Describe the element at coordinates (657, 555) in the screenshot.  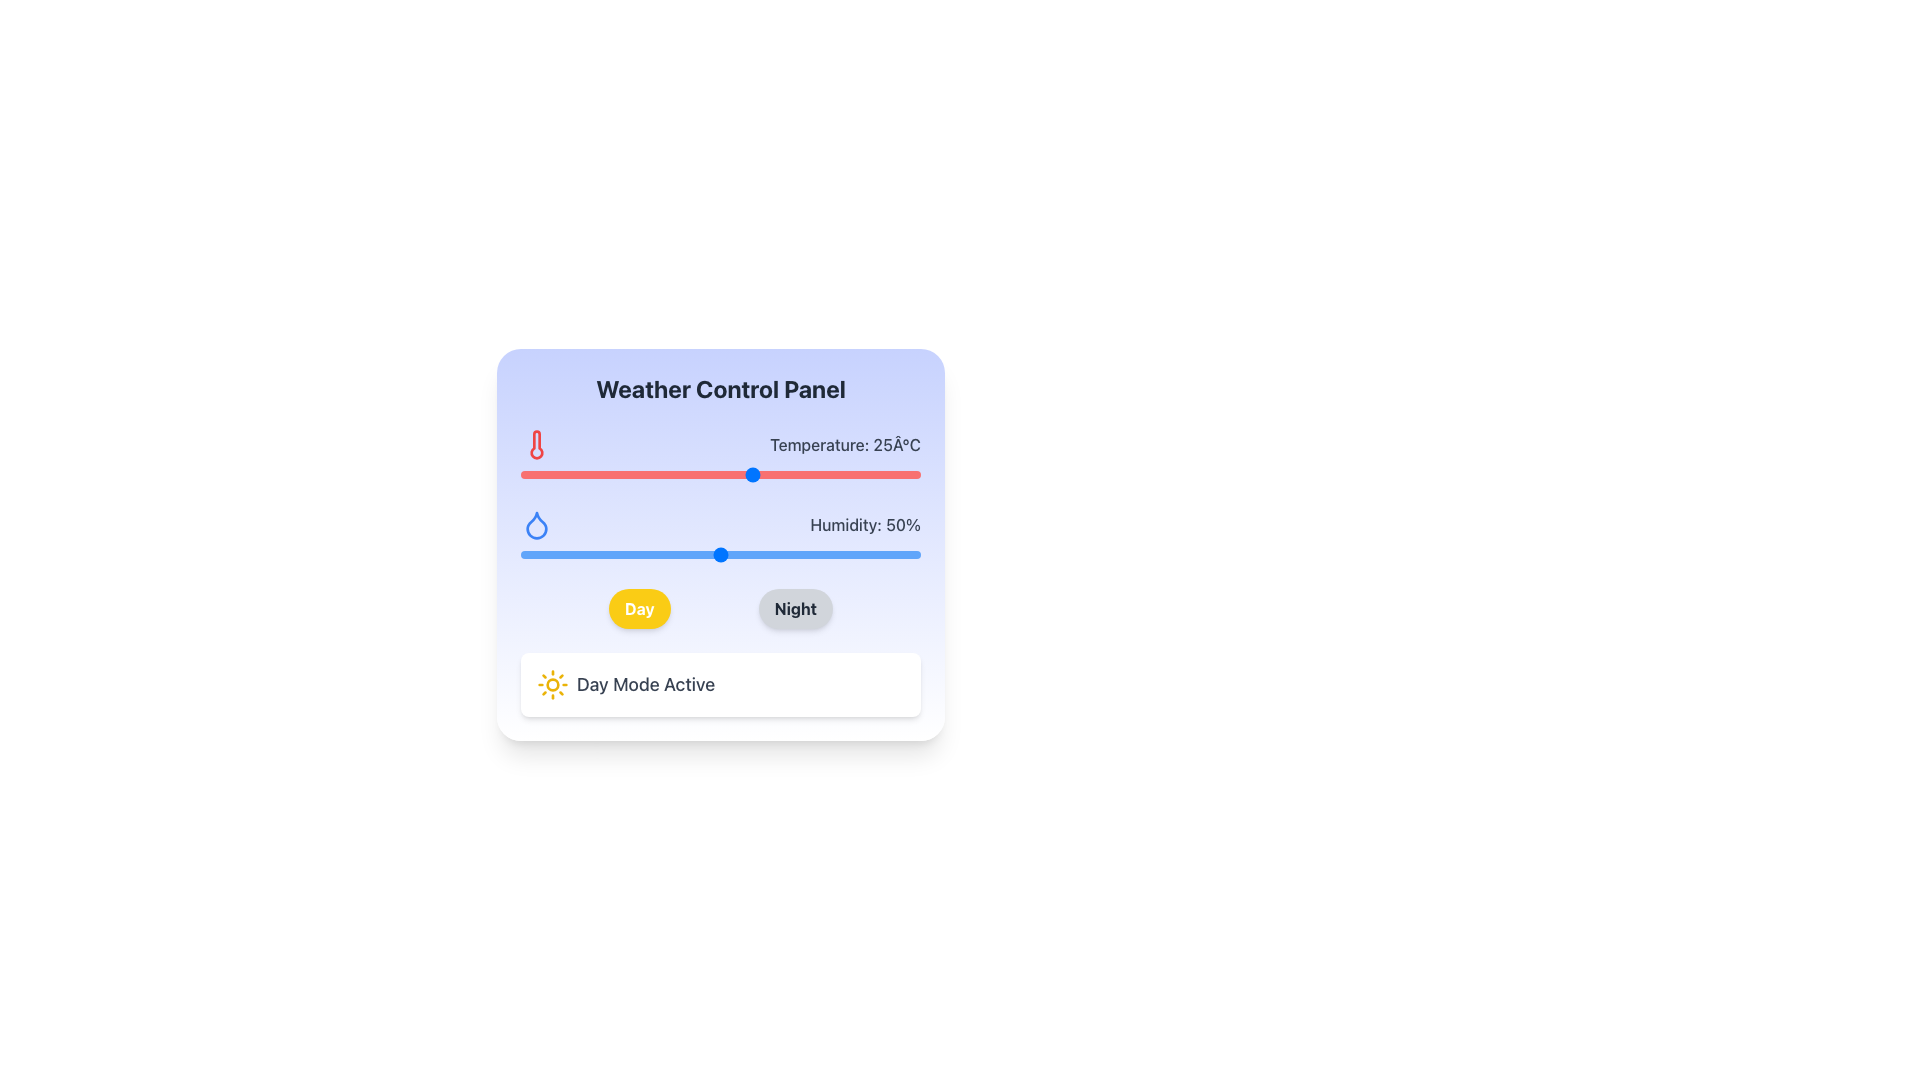
I see `humidity level` at that location.